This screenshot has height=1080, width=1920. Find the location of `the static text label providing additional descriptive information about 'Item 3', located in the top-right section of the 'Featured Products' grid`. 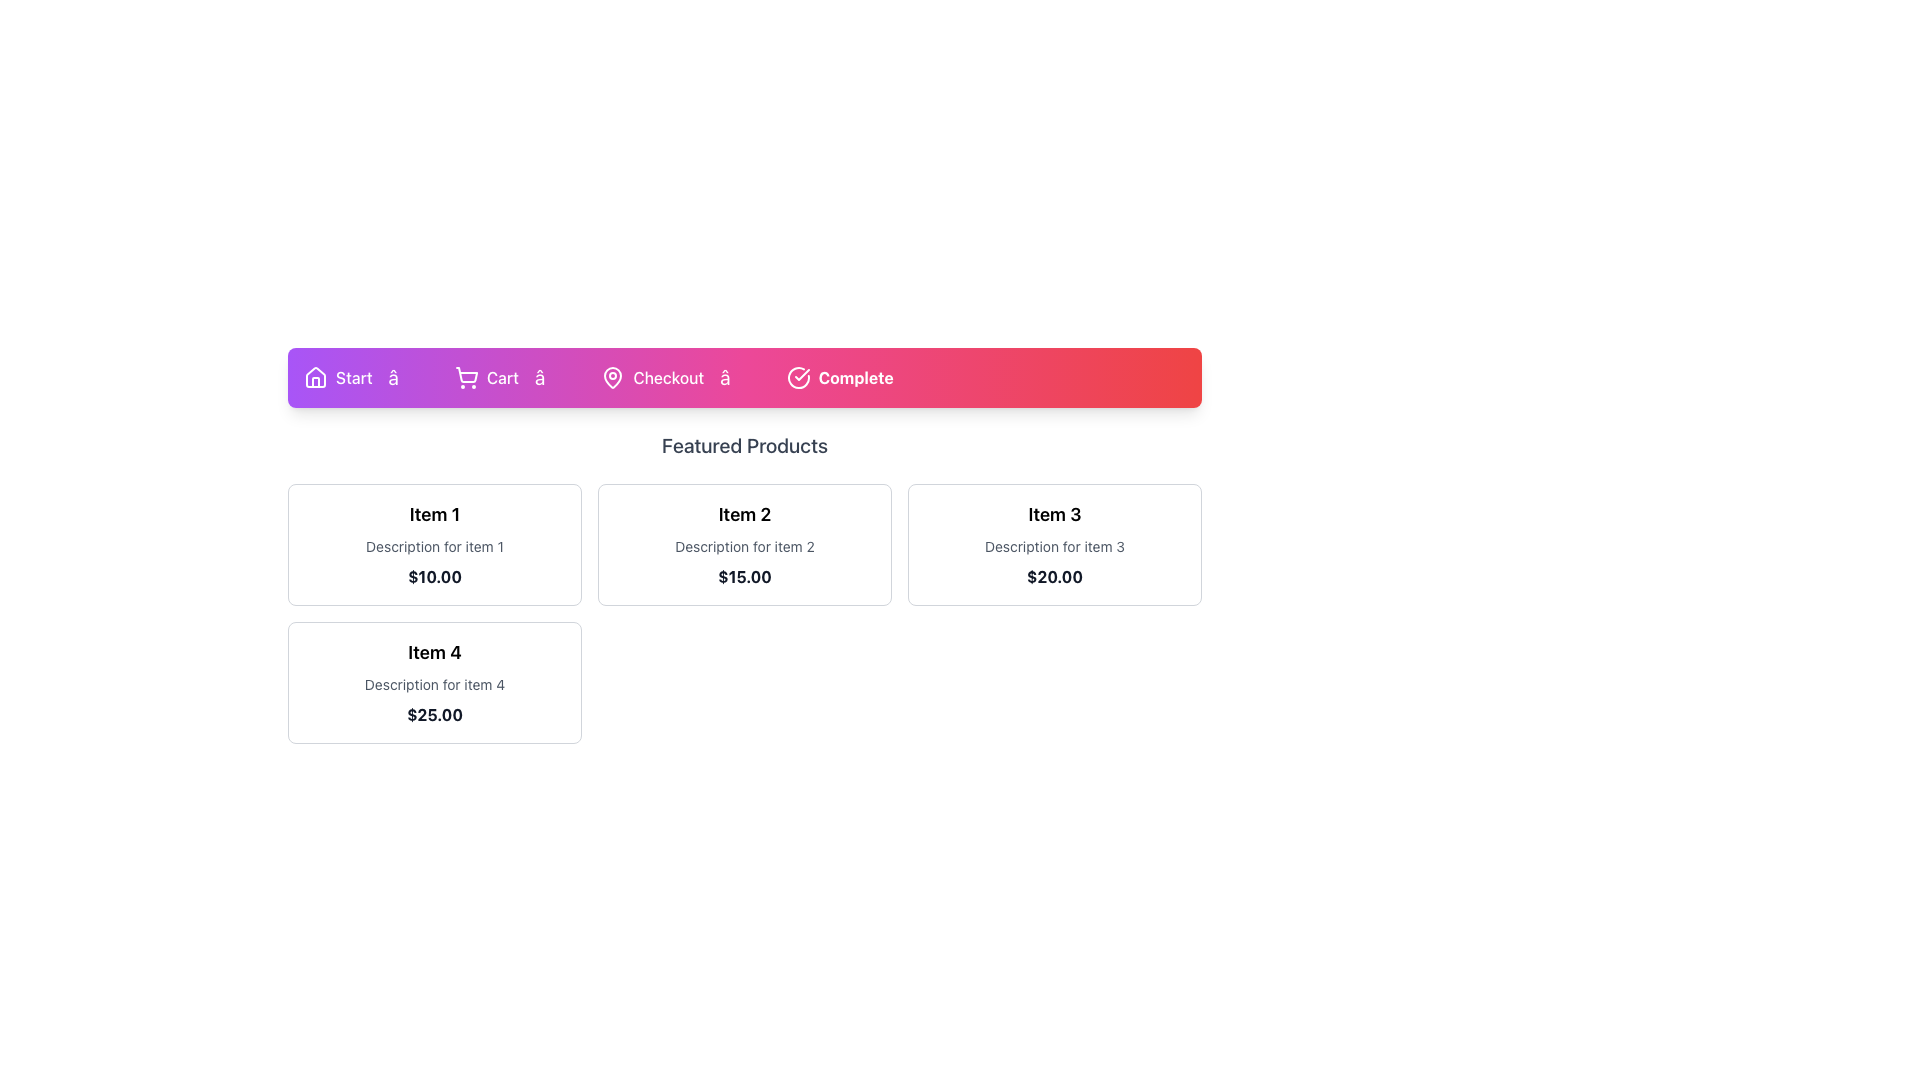

the static text label providing additional descriptive information about 'Item 3', located in the top-right section of the 'Featured Products' grid is located at coordinates (1054, 547).